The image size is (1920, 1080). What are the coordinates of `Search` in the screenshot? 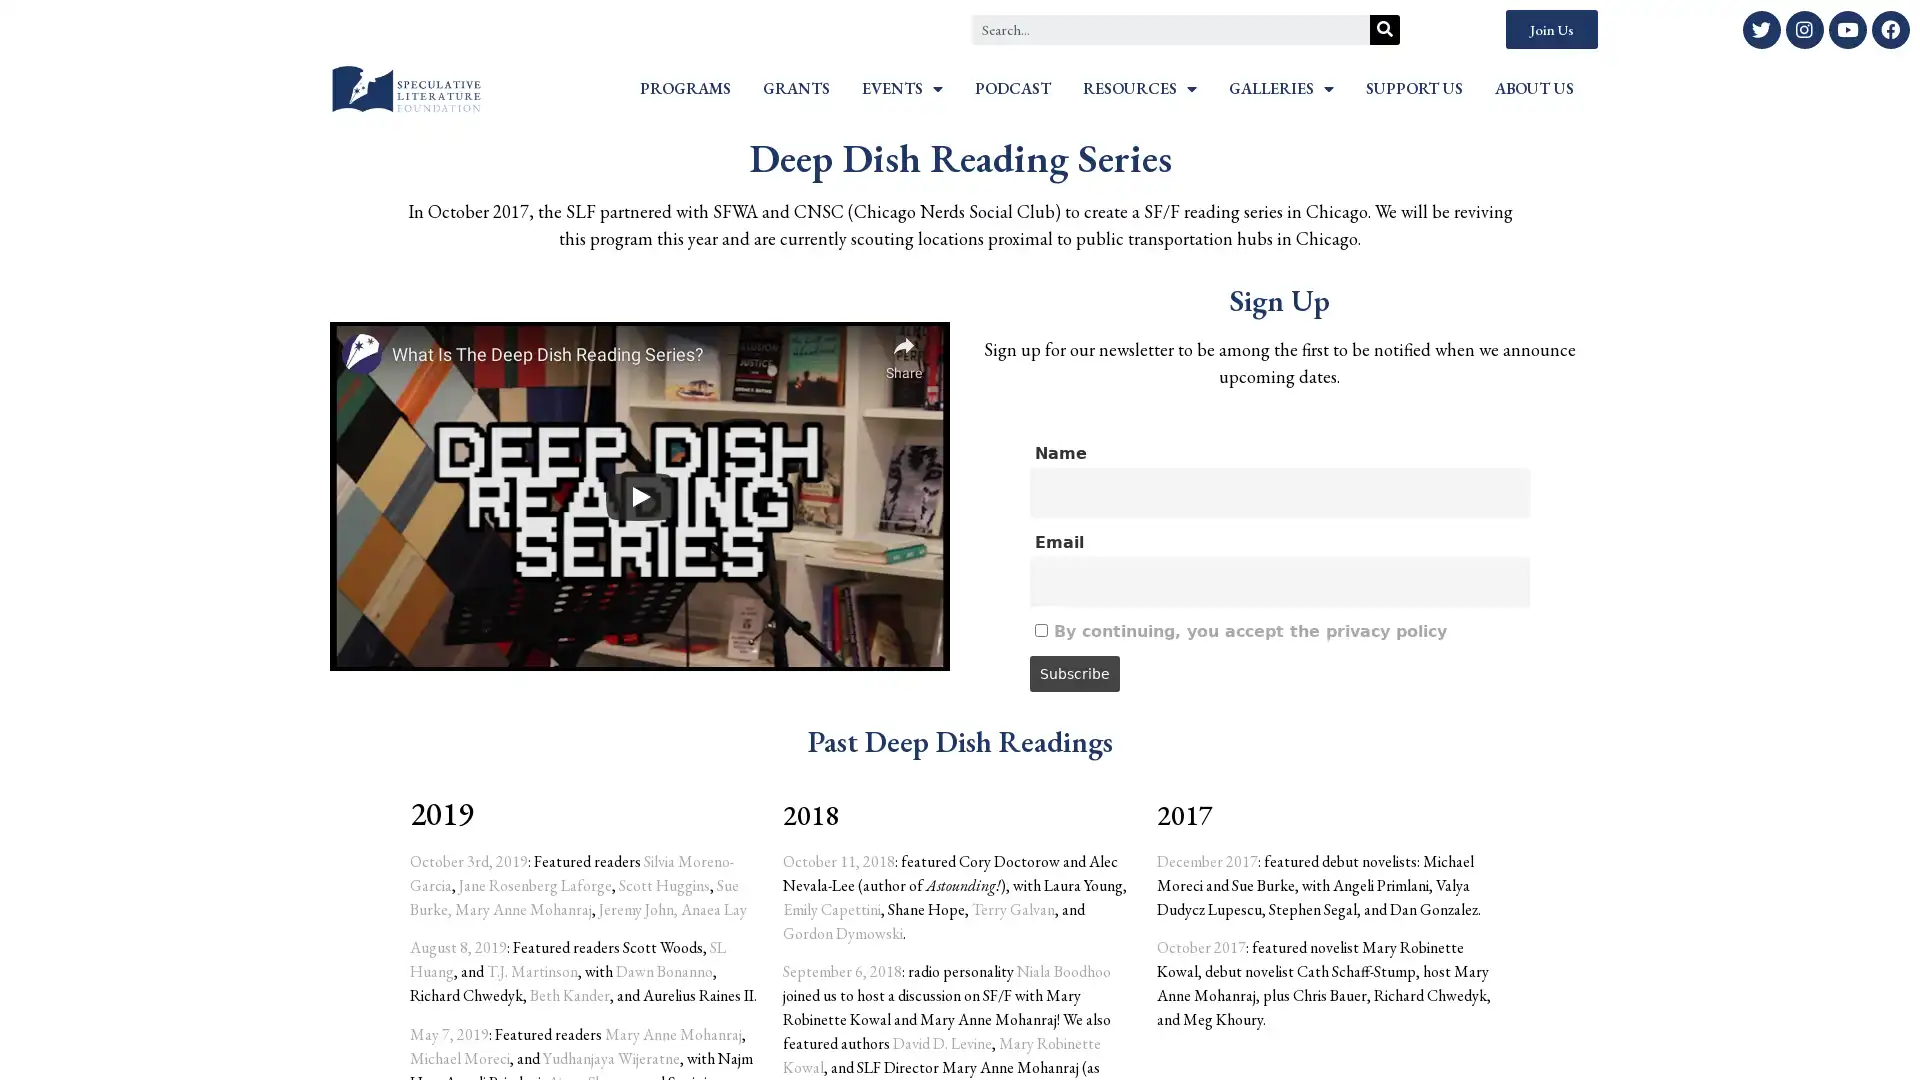 It's located at (1384, 29).